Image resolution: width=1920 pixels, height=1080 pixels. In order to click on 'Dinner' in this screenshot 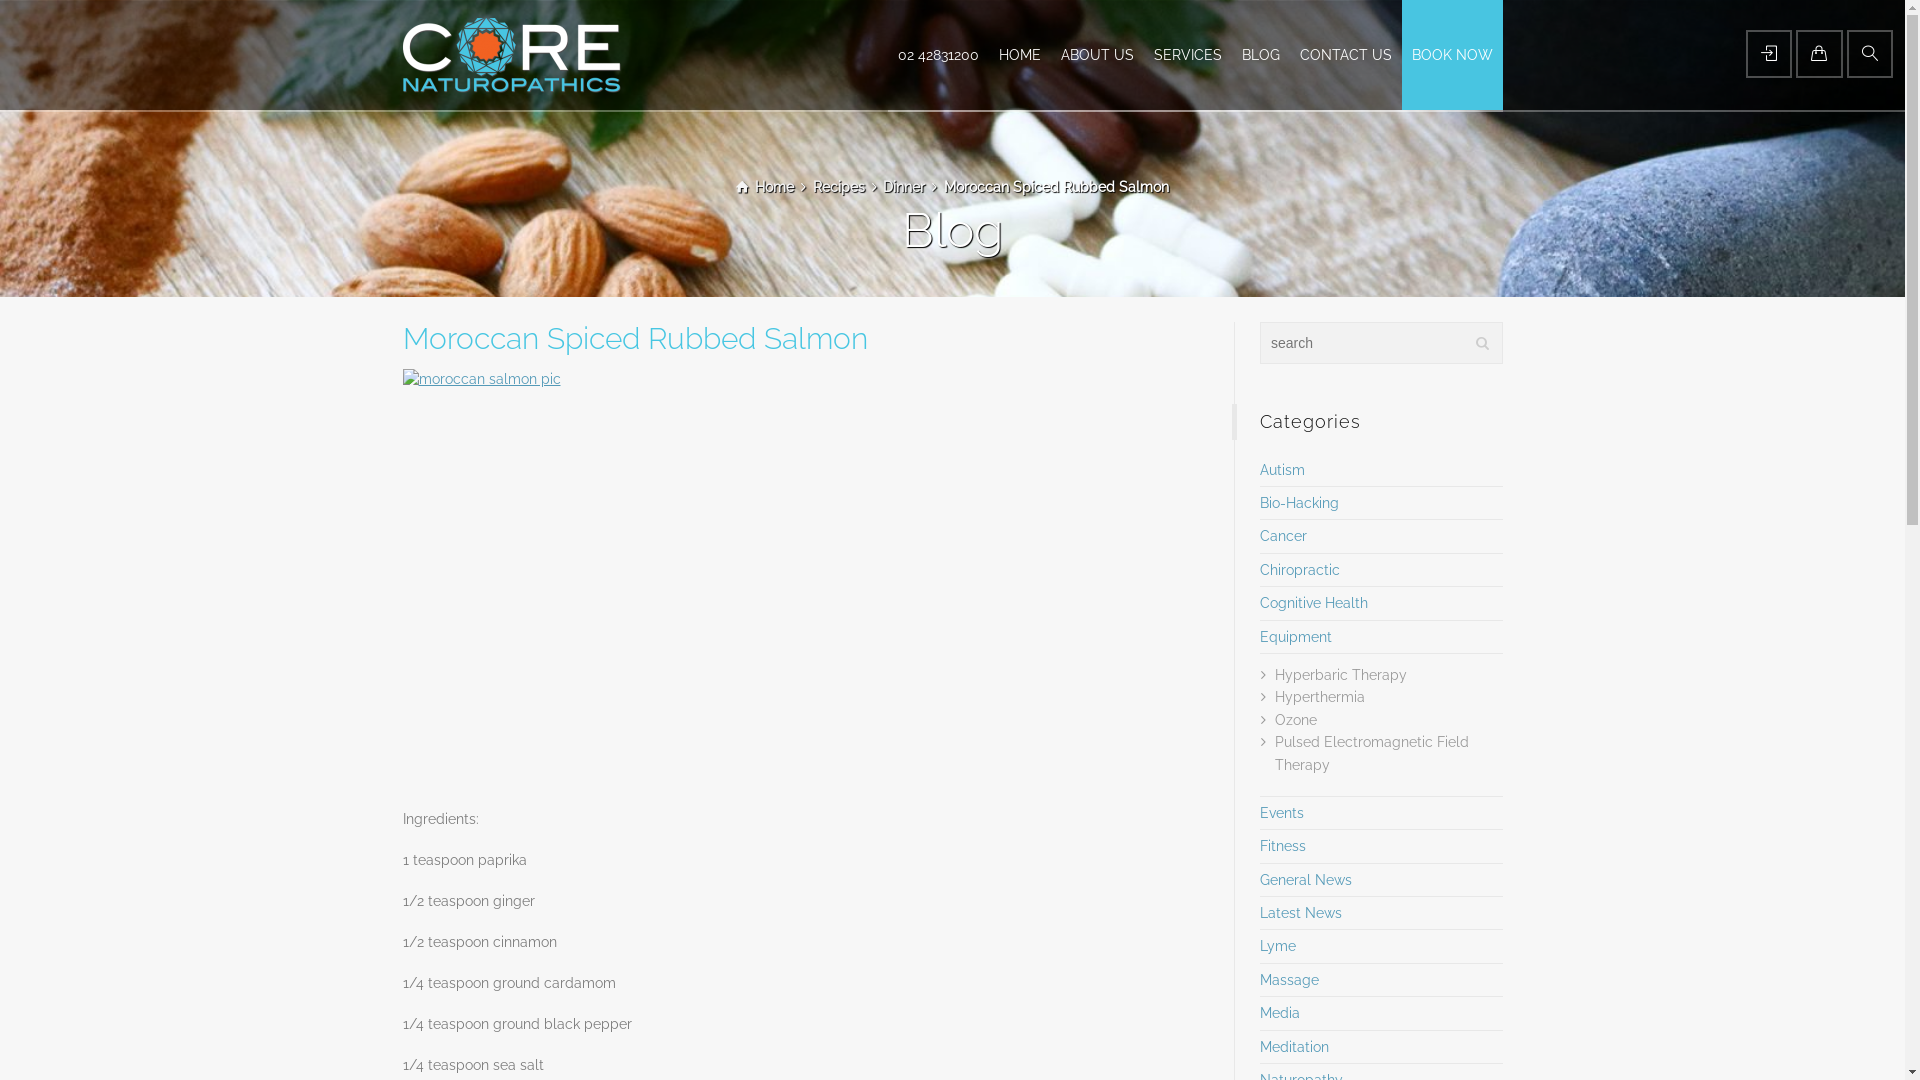, I will do `click(902, 186)`.